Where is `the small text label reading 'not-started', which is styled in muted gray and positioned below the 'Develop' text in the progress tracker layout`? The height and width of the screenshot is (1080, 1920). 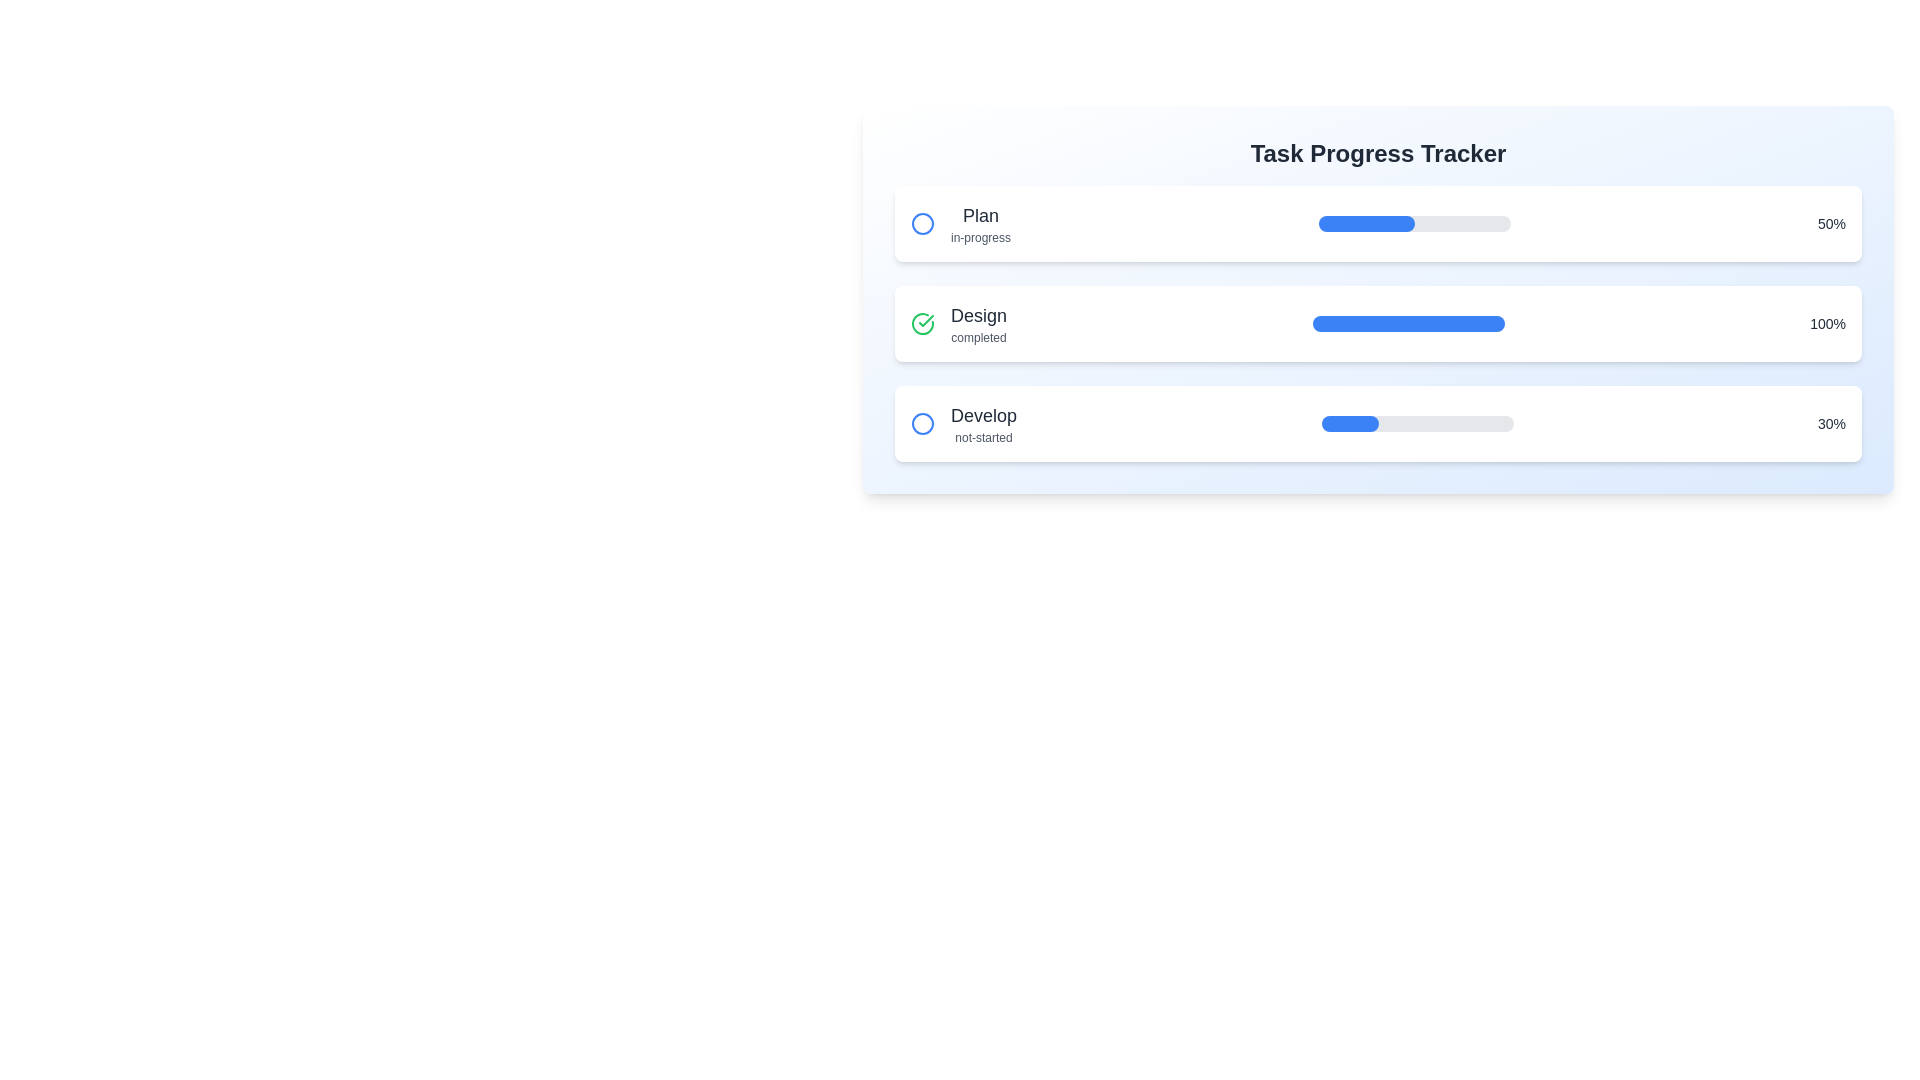 the small text label reading 'not-started', which is styled in muted gray and positioned below the 'Develop' text in the progress tracker layout is located at coordinates (983, 437).